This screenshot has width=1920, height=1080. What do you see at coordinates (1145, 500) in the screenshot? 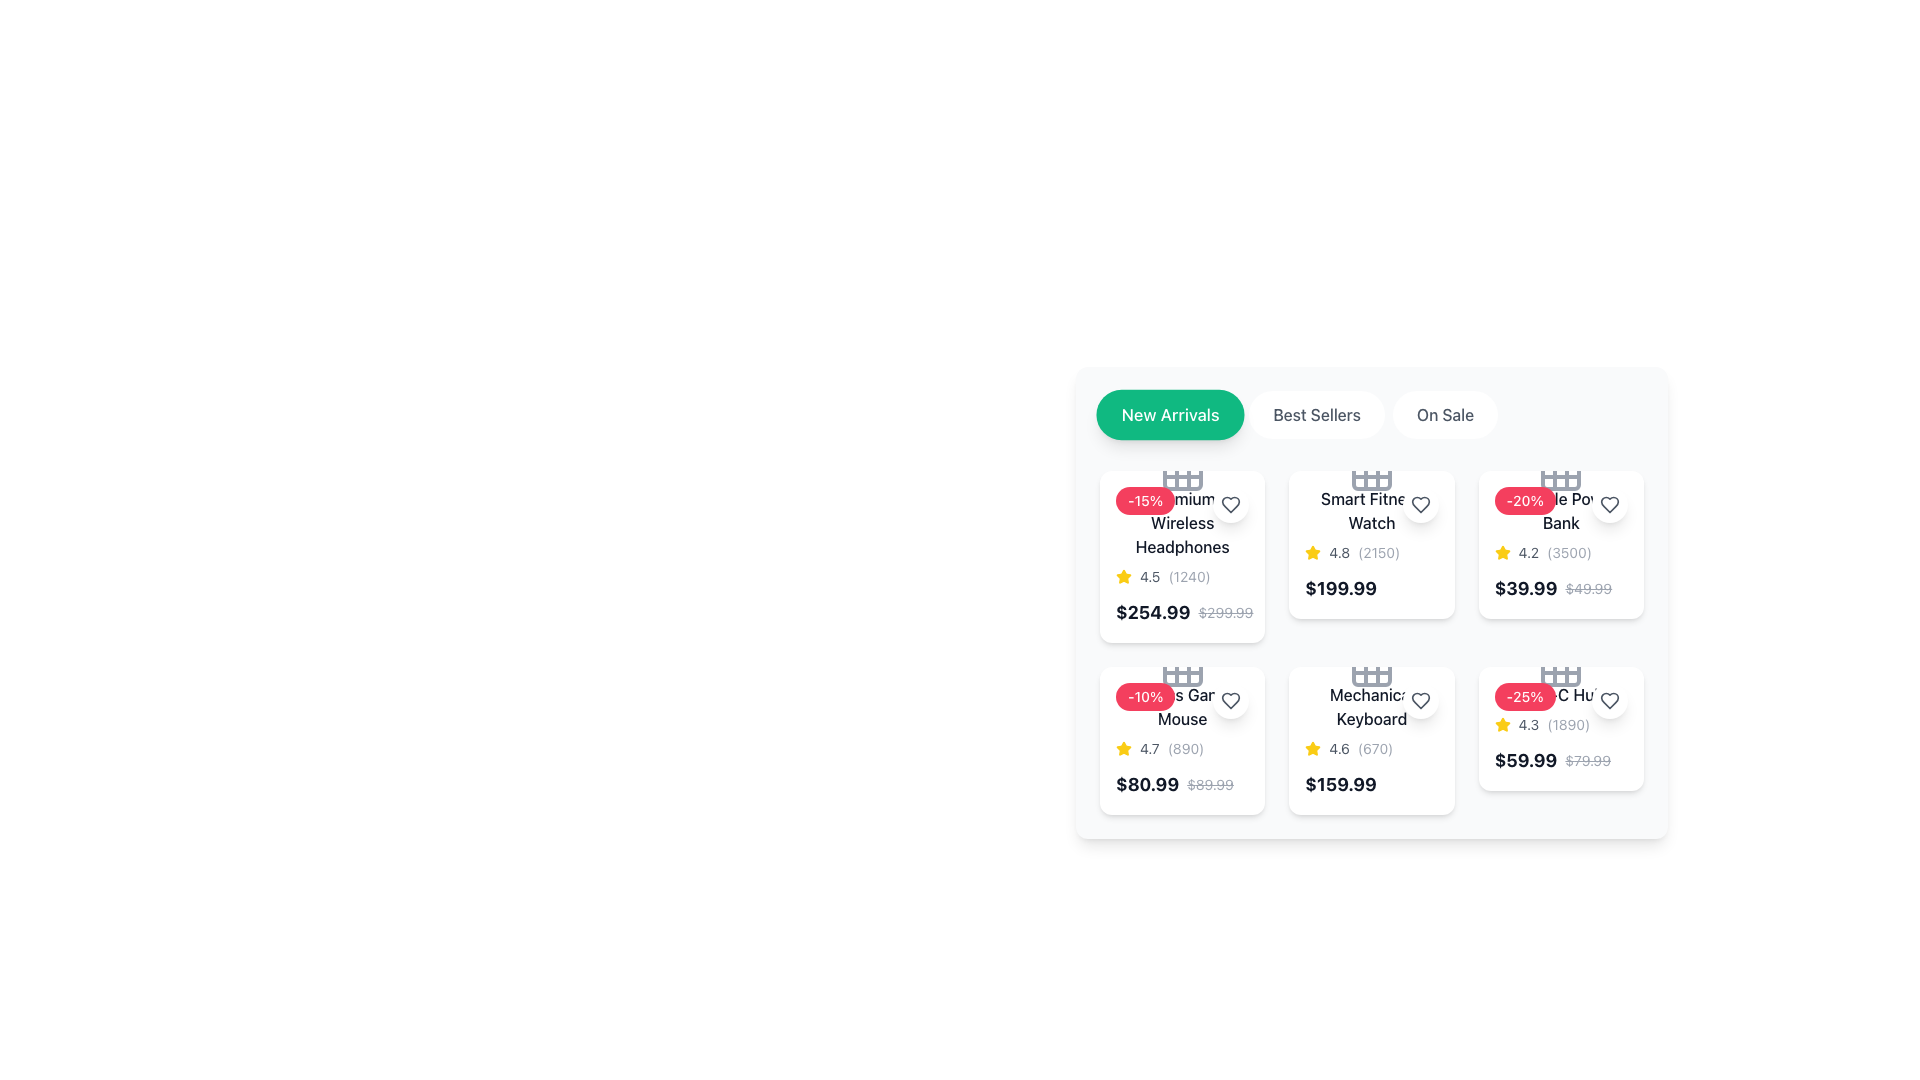
I see `the red badge with white text displaying '-15%' located at the top-left area of the product card for 'Premium Wireless Headphones'` at bounding box center [1145, 500].